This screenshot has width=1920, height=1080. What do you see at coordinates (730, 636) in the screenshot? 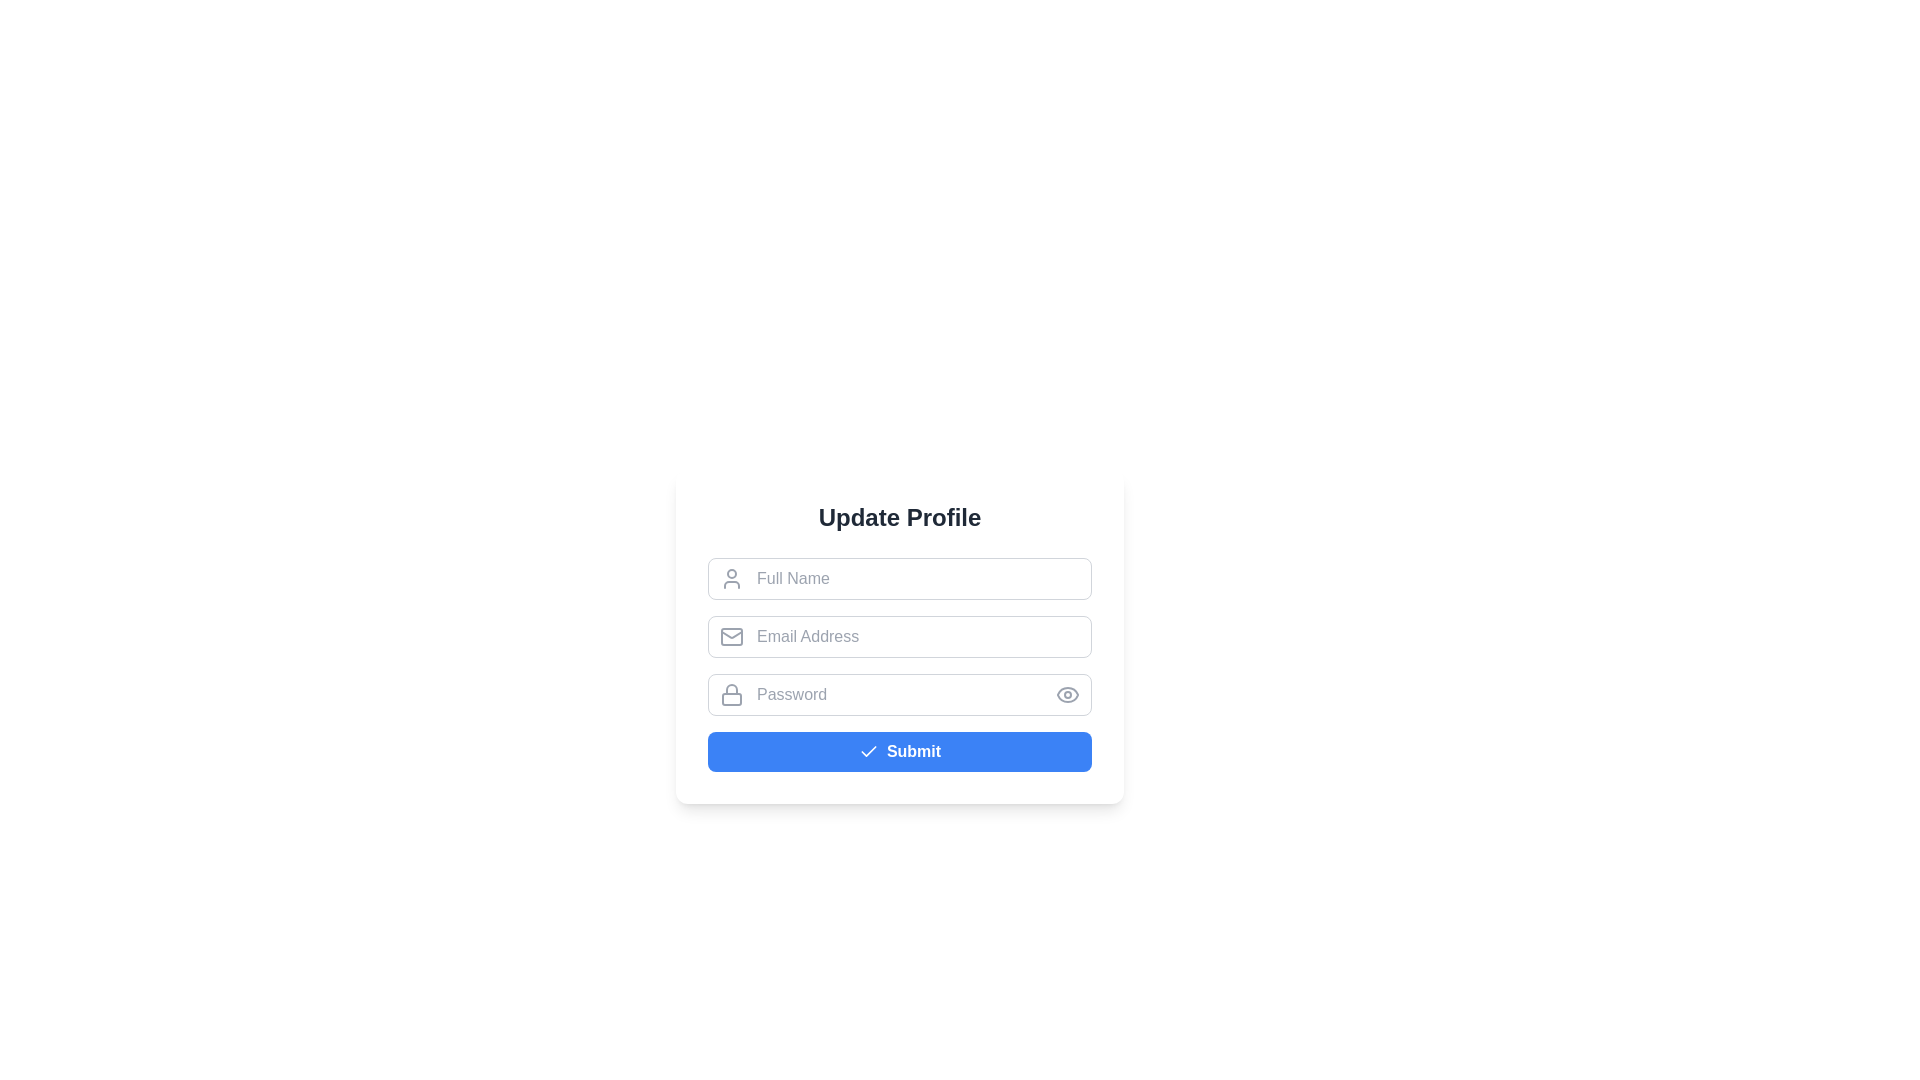
I see `the decorative SVG Rectangle that represents the body of the envelope icon within the 'Email Address' input field` at bounding box center [730, 636].